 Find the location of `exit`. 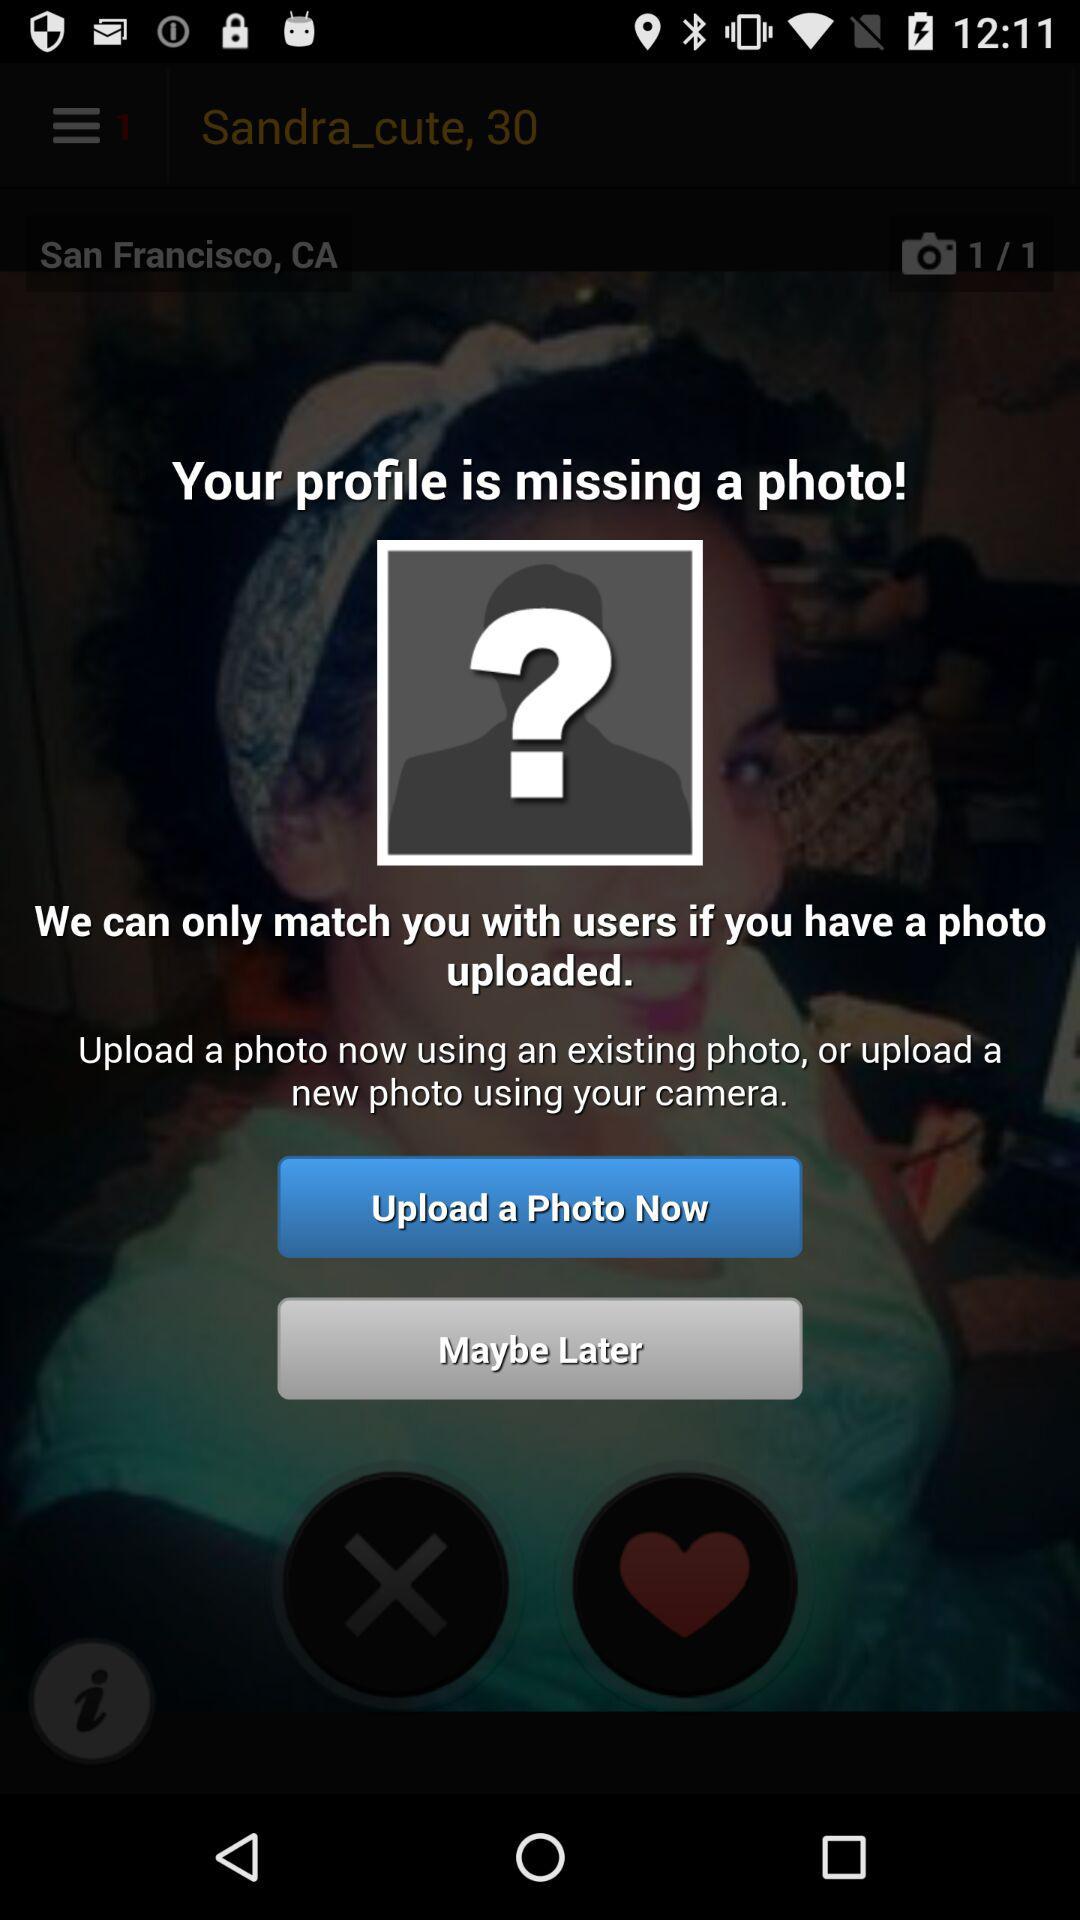

exit is located at coordinates (395, 1583).